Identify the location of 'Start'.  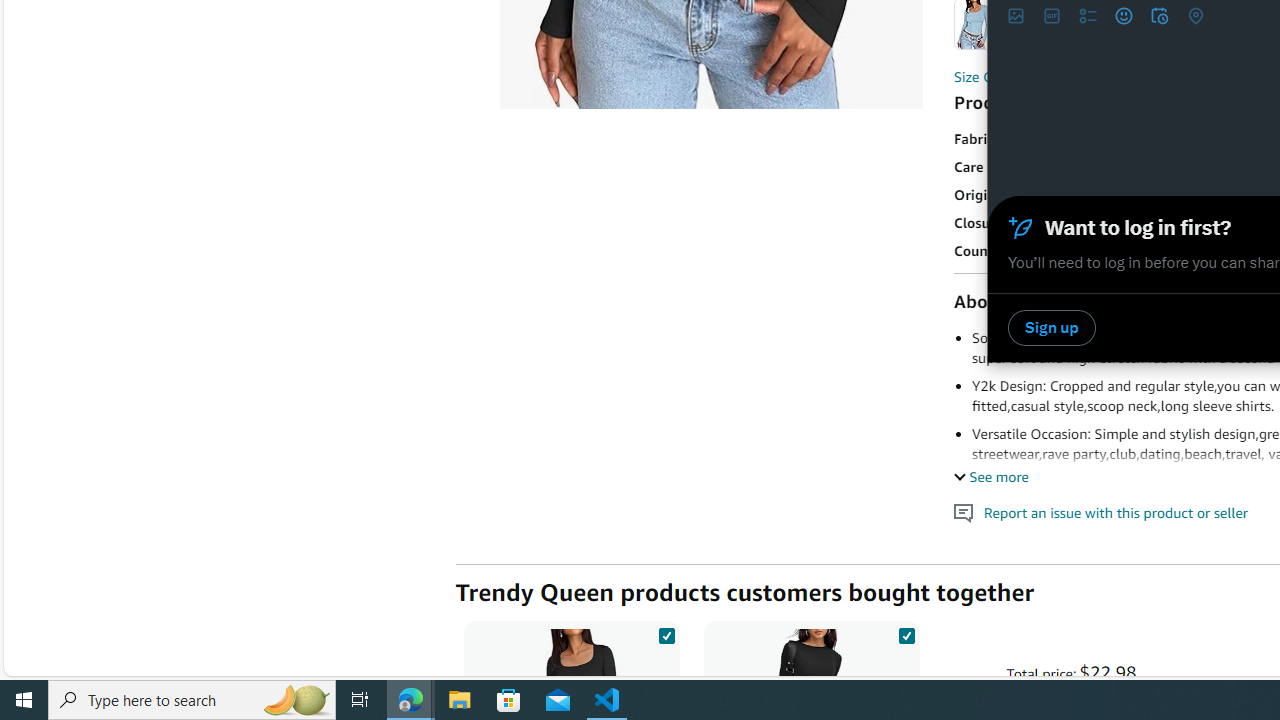
(24, 698).